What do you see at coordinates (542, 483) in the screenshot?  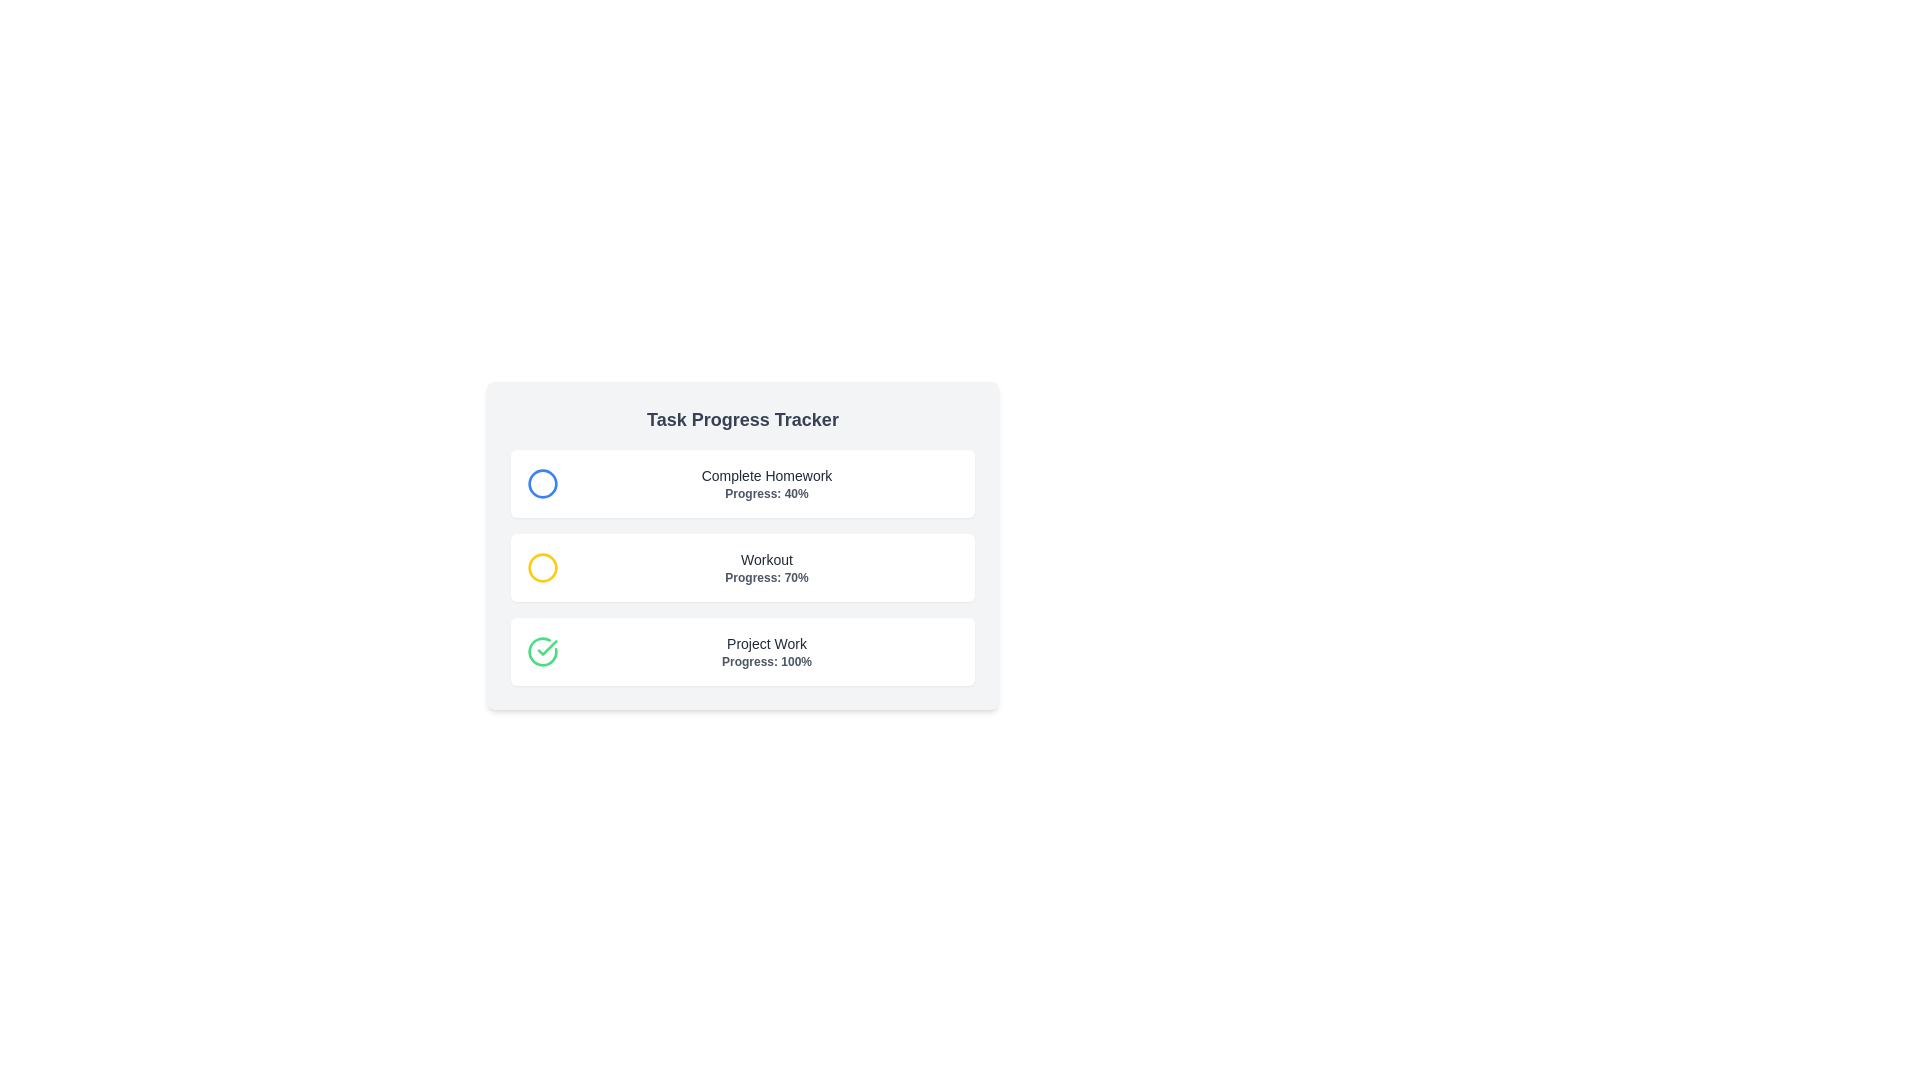 I see `the geometric circle icon with a blue stroke, which serves as a status indicator for the 'Complete Homework Progress: 40%' task in the Task Progress Tracker interface` at bounding box center [542, 483].